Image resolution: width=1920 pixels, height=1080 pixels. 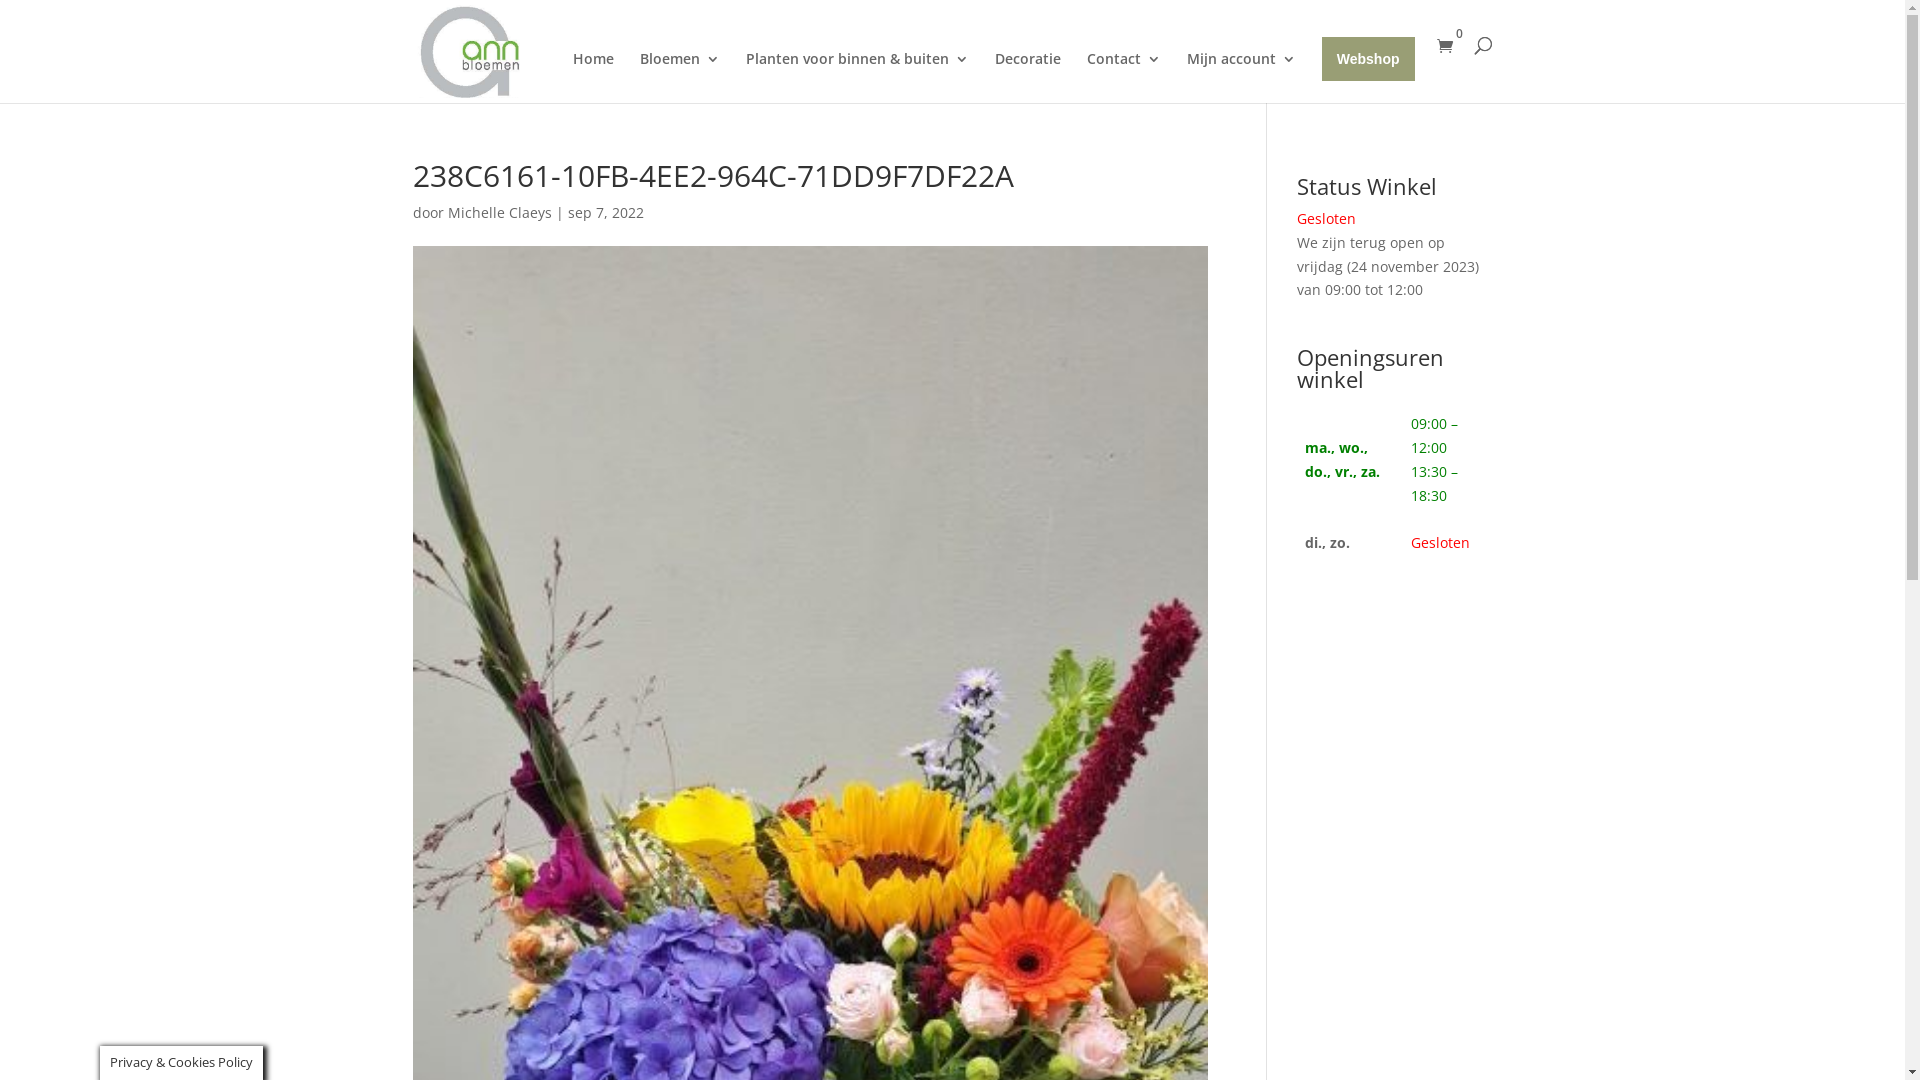 I want to click on 'Home', so click(x=592, y=76).